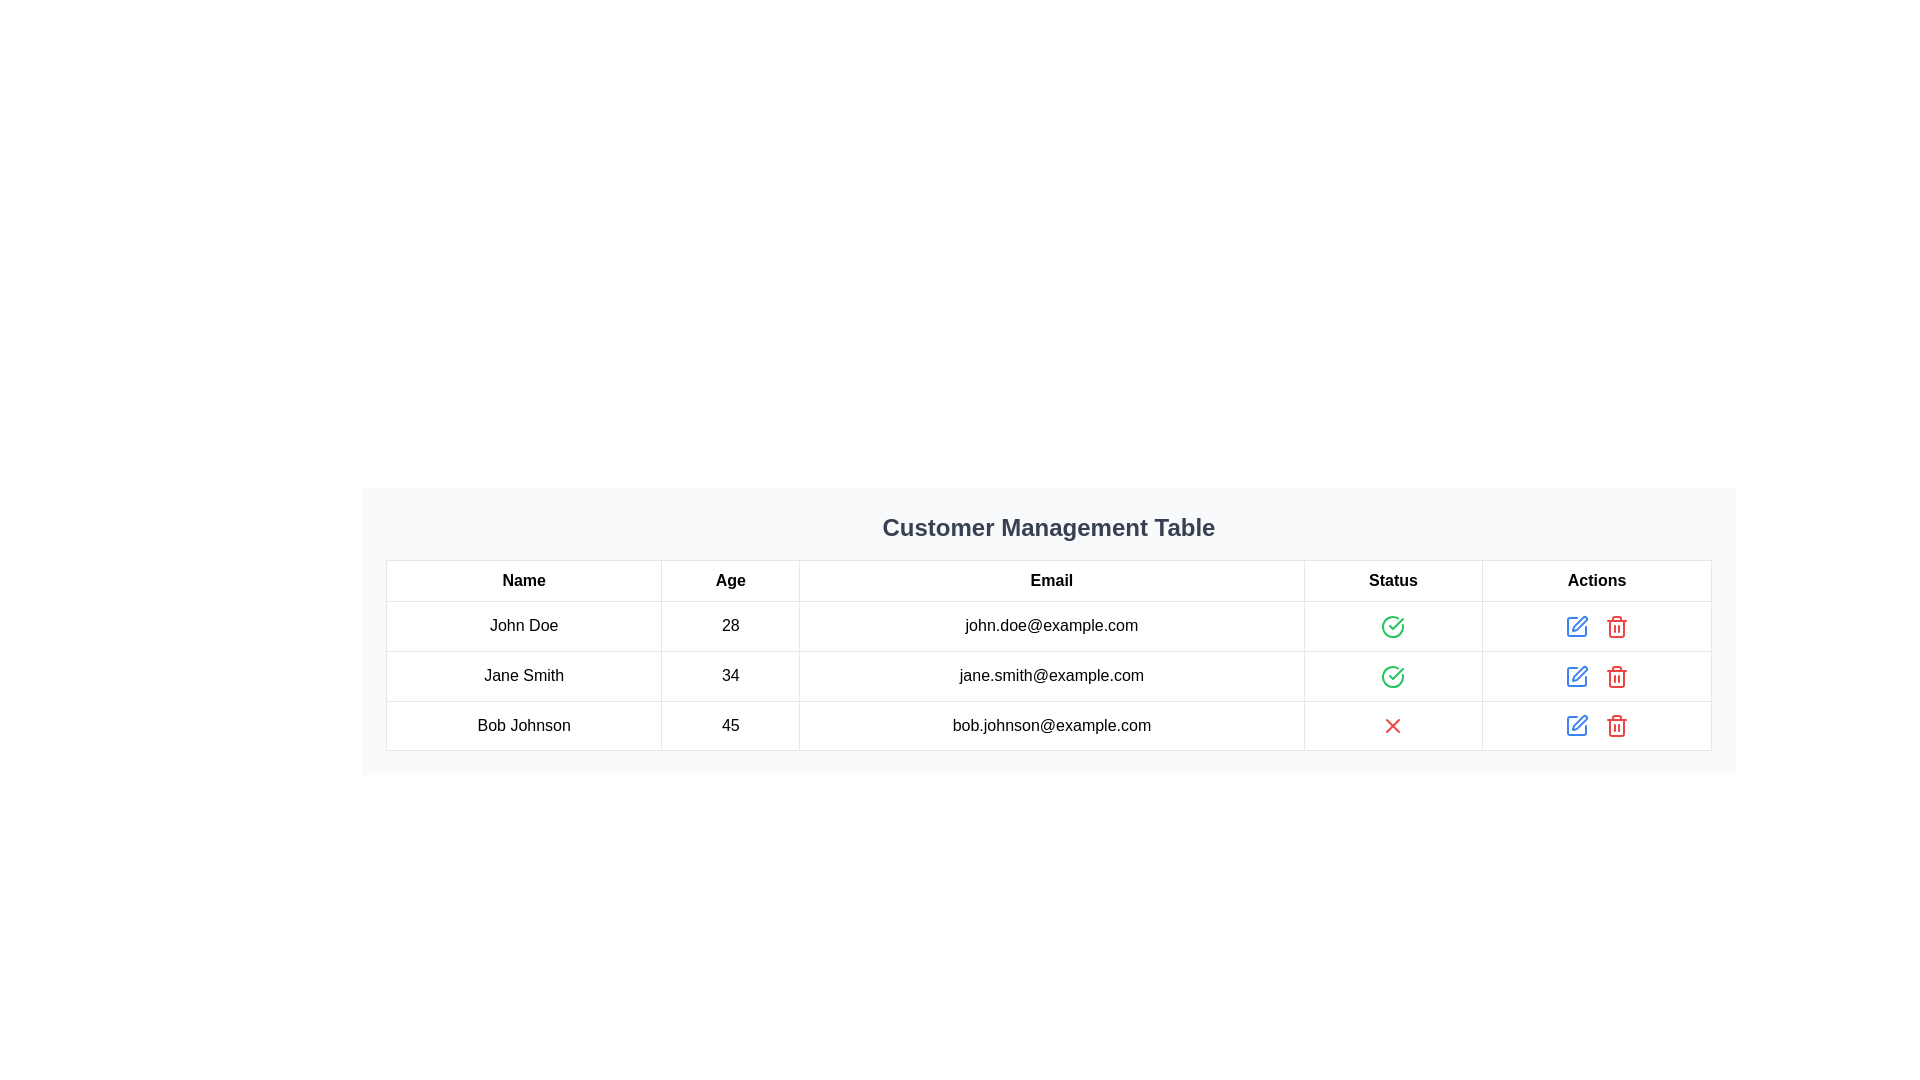 This screenshot has width=1920, height=1080. What do you see at coordinates (1617, 675) in the screenshot?
I see `the red trash can icon in the 'Actions' column of the third row of the table` at bounding box center [1617, 675].